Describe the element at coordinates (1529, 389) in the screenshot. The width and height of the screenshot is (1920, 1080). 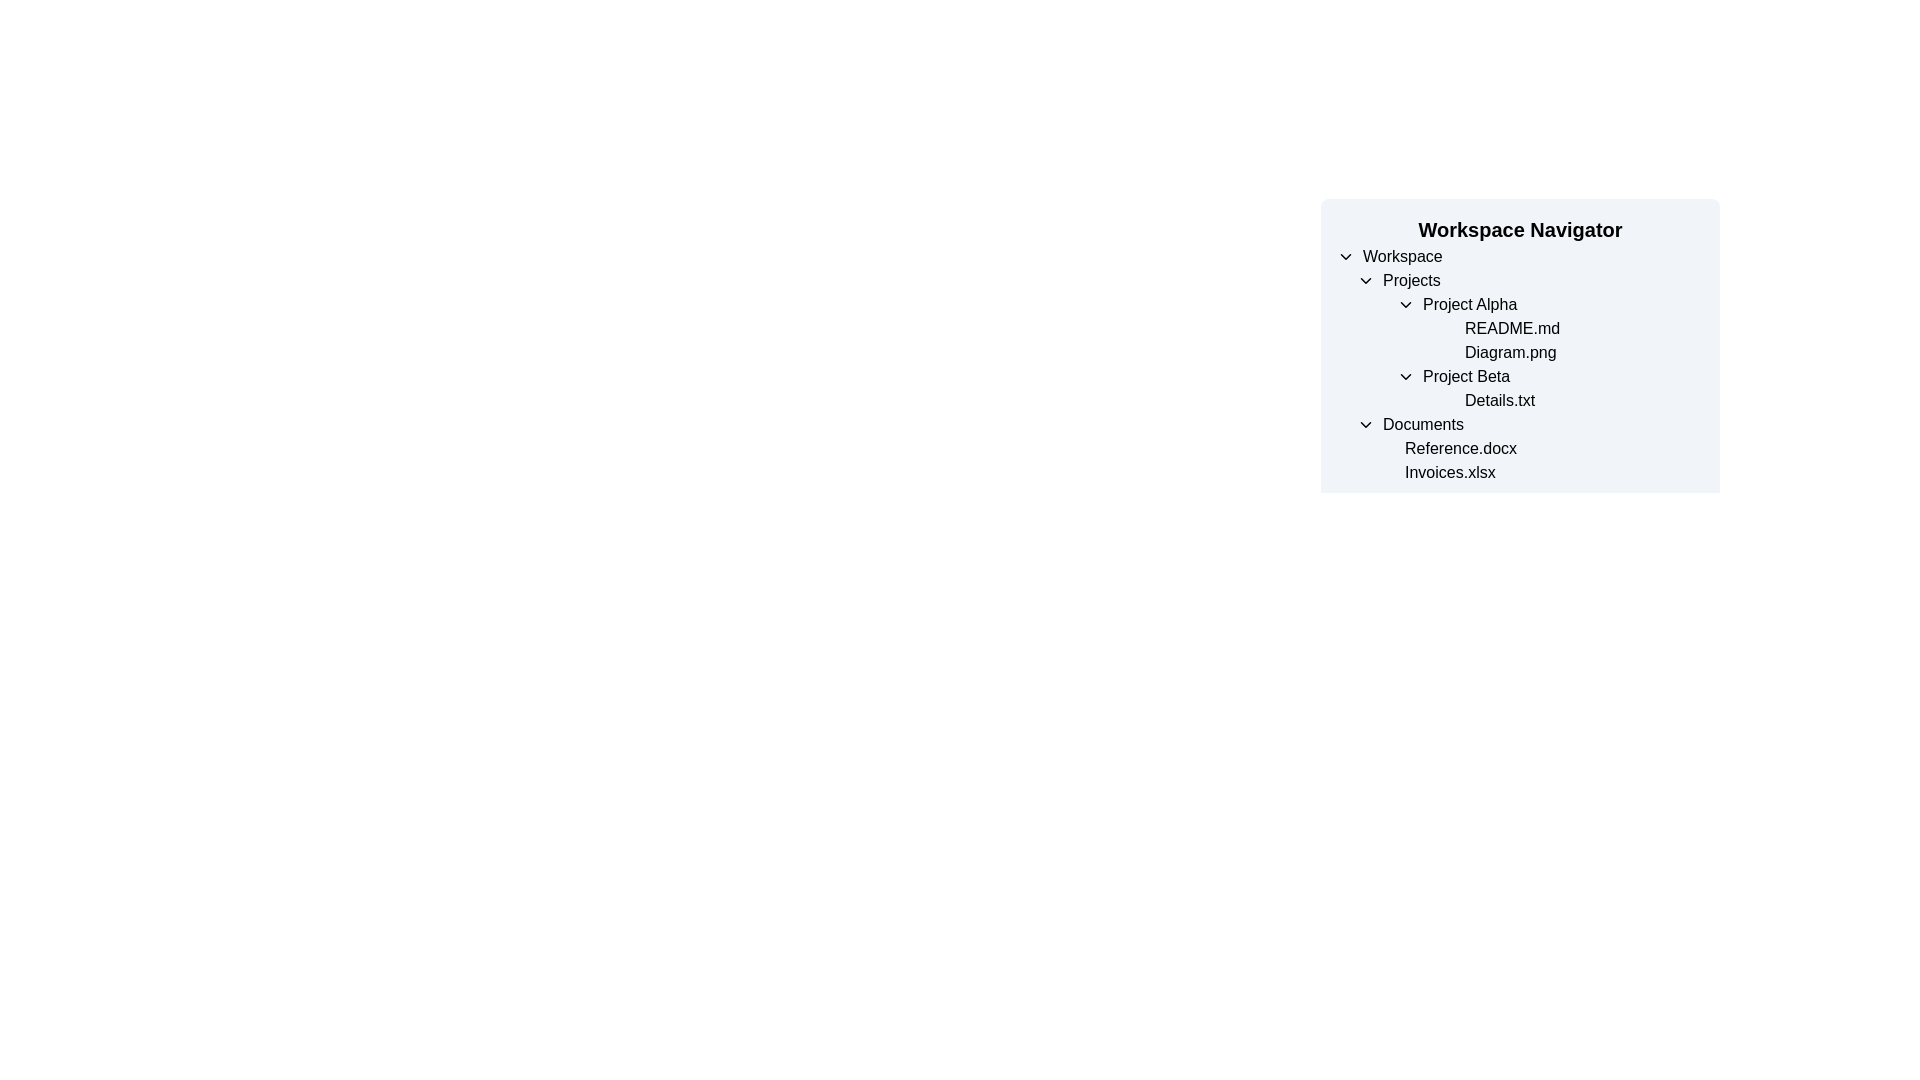
I see `the text label displaying 'Details.txt', which is indented under 'Project Beta' in the 'Workspace Navigator'` at that location.